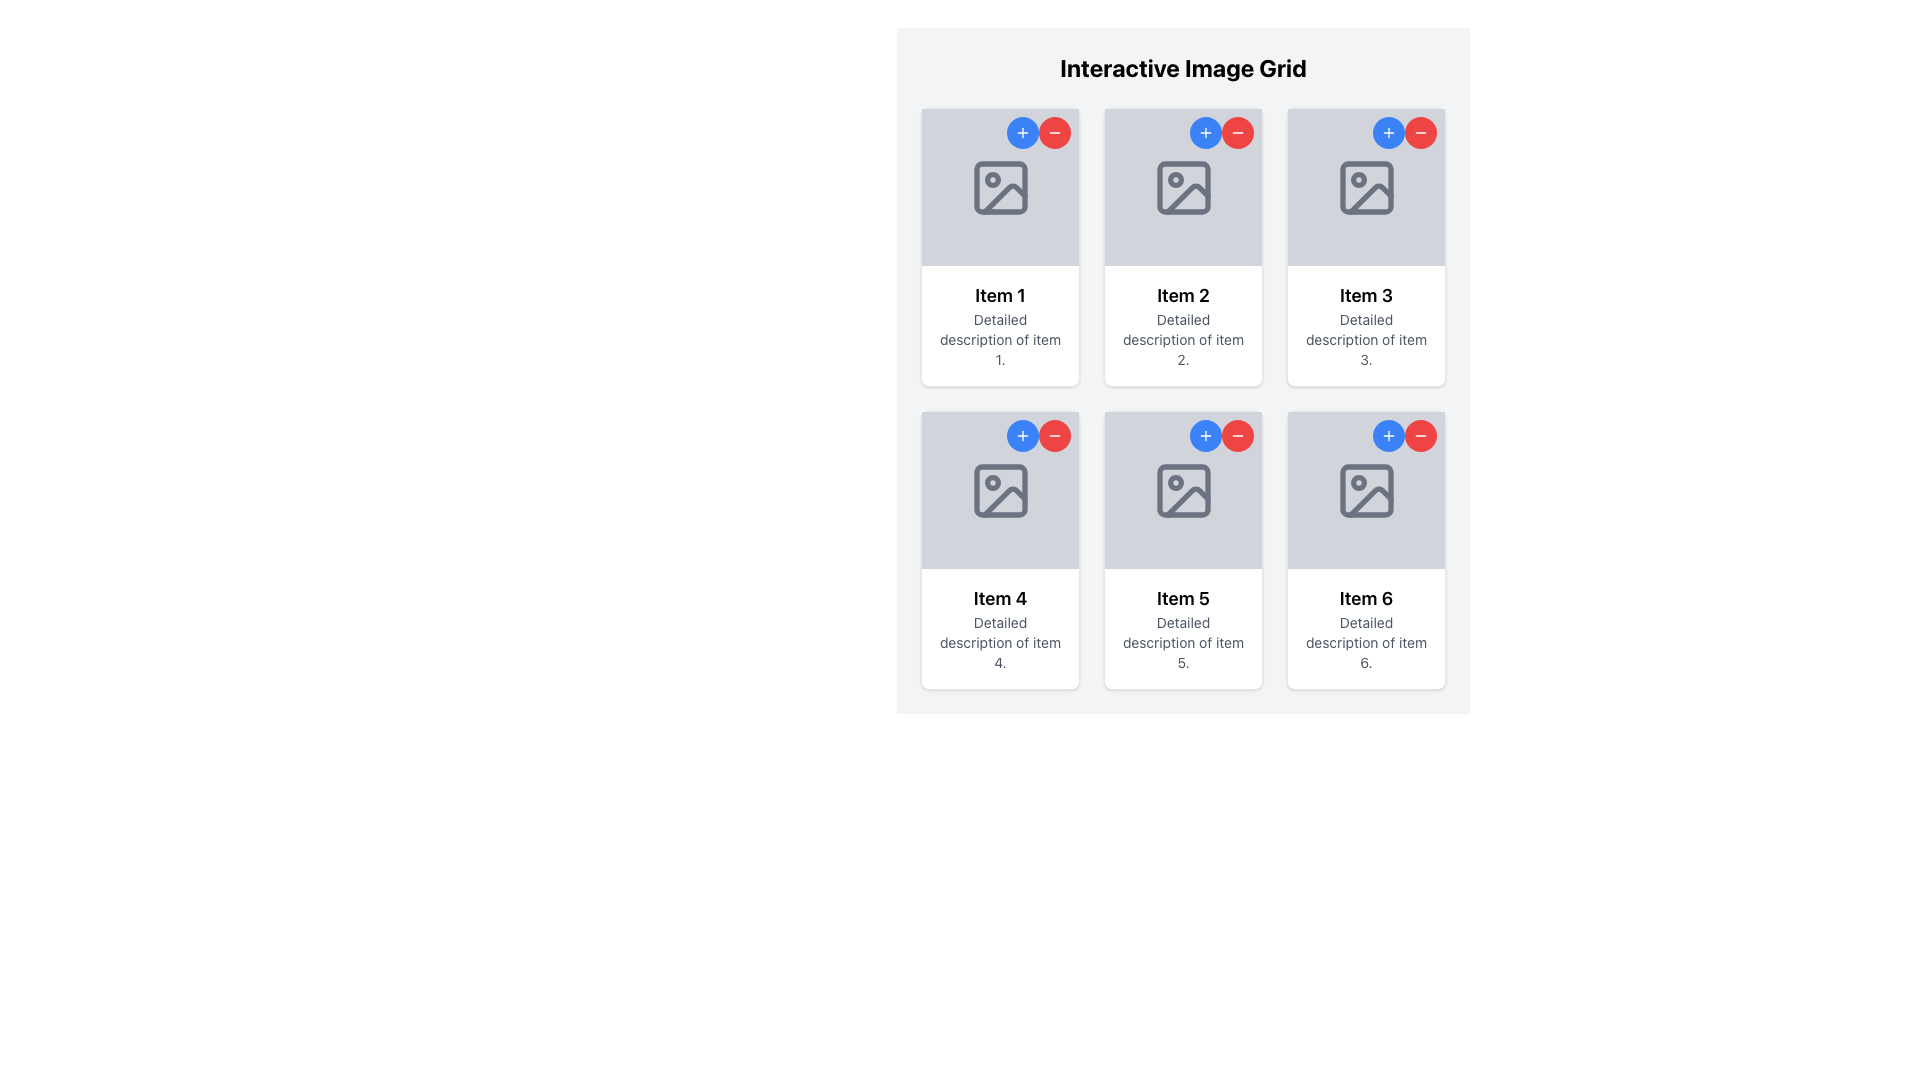 The height and width of the screenshot is (1080, 1920). Describe the element at coordinates (1054, 434) in the screenshot. I see `the circular red button with a white minus line located in the top-right corner of the card labeled 'Item 5'` at that location.